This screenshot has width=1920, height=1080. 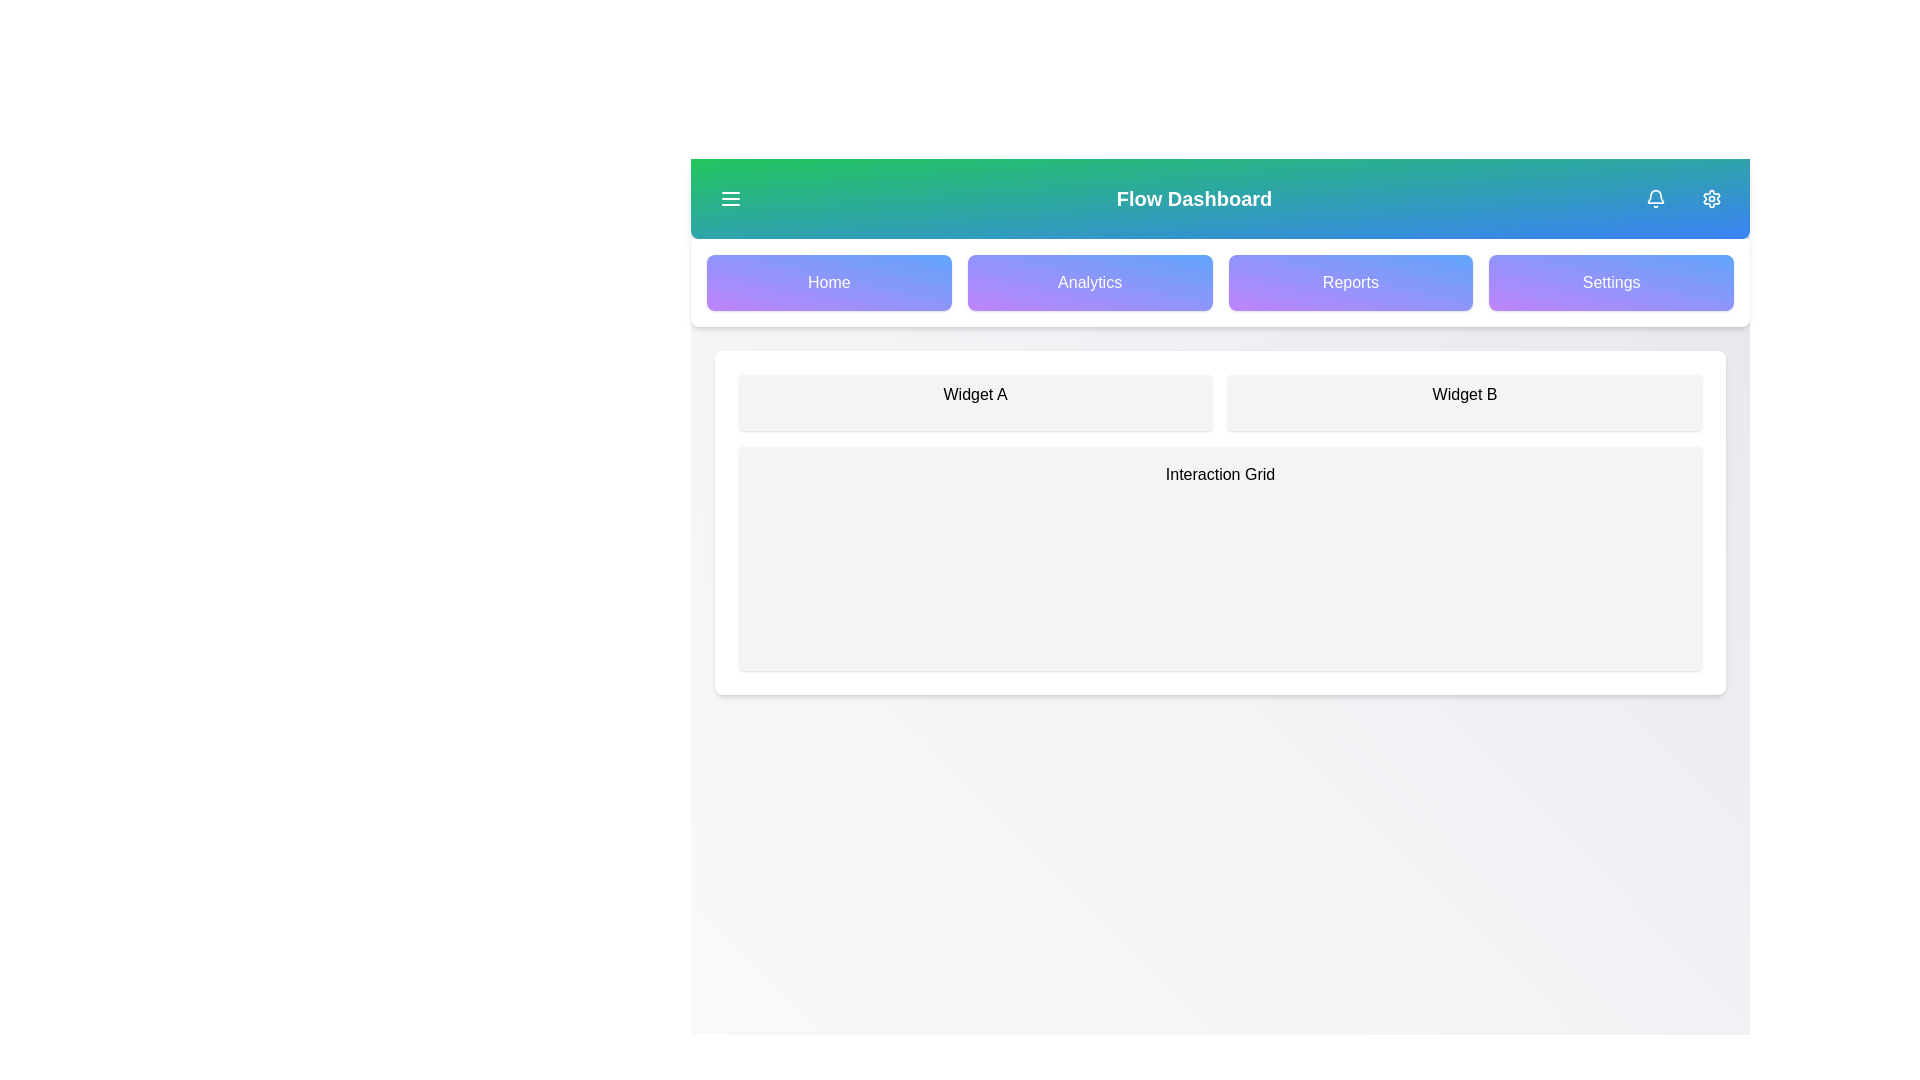 What do you see at coordinates (729, 199) in the screenshot?
I see `menu button to toggle the menu visibility` at bounding box center [729, 199].